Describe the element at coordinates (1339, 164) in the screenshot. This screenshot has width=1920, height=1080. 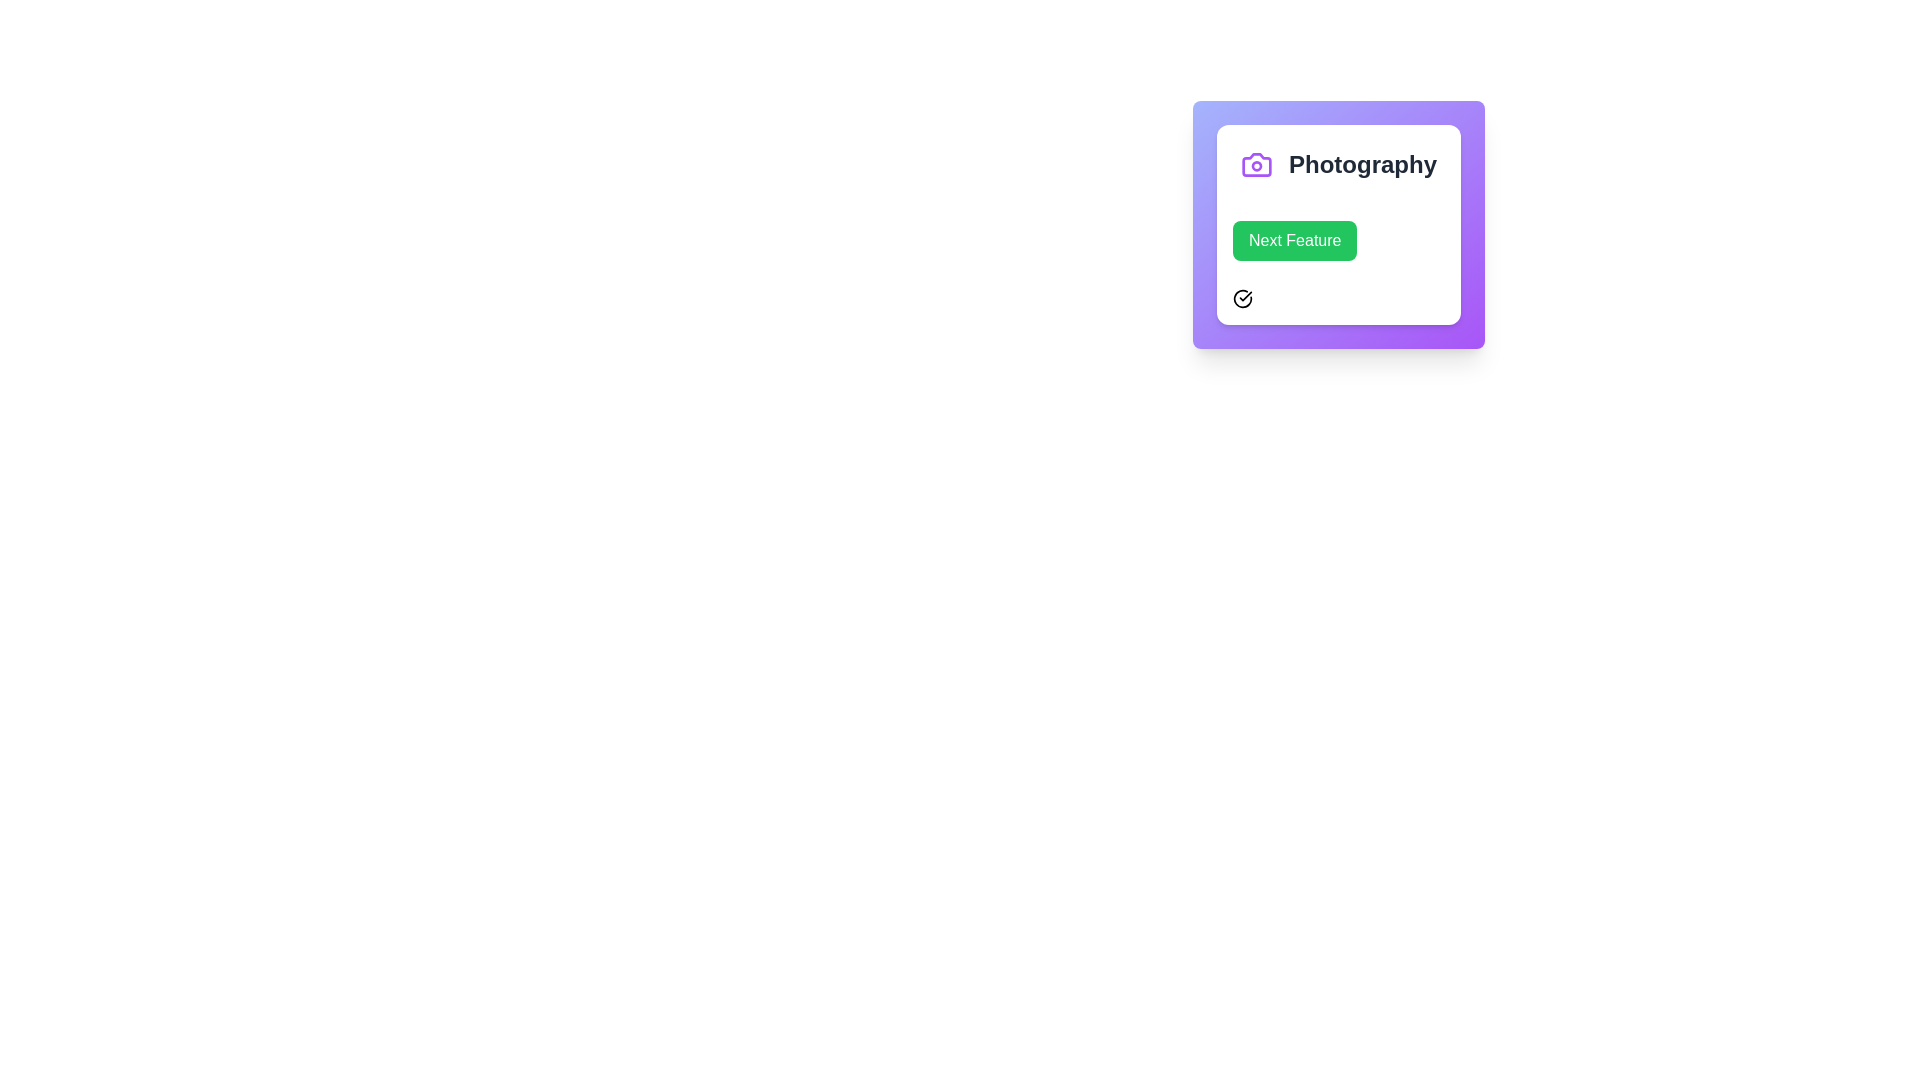
I see `the 'Photography' label with an icon, which serves as a heading for the section and is positioned centrally at the top of the card-like layout` at that location.